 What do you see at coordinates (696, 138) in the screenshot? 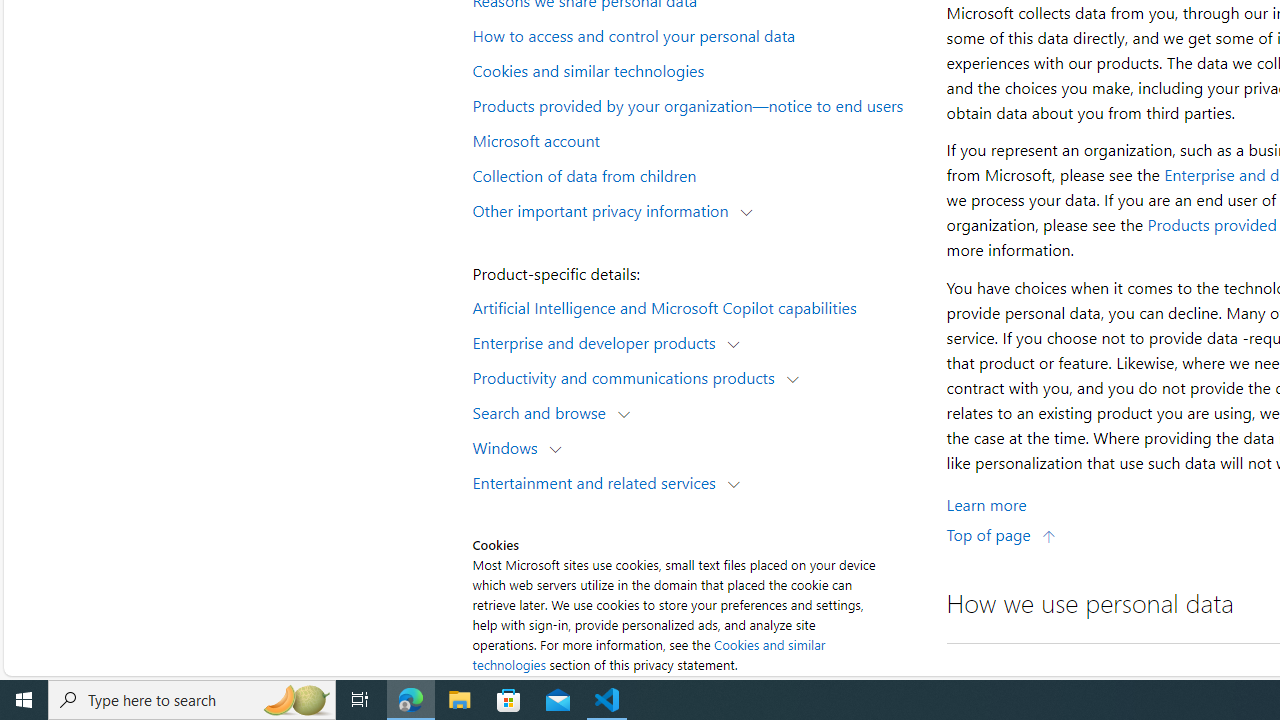
I see `'Microsoft account'` at bounding box center [696, 138].